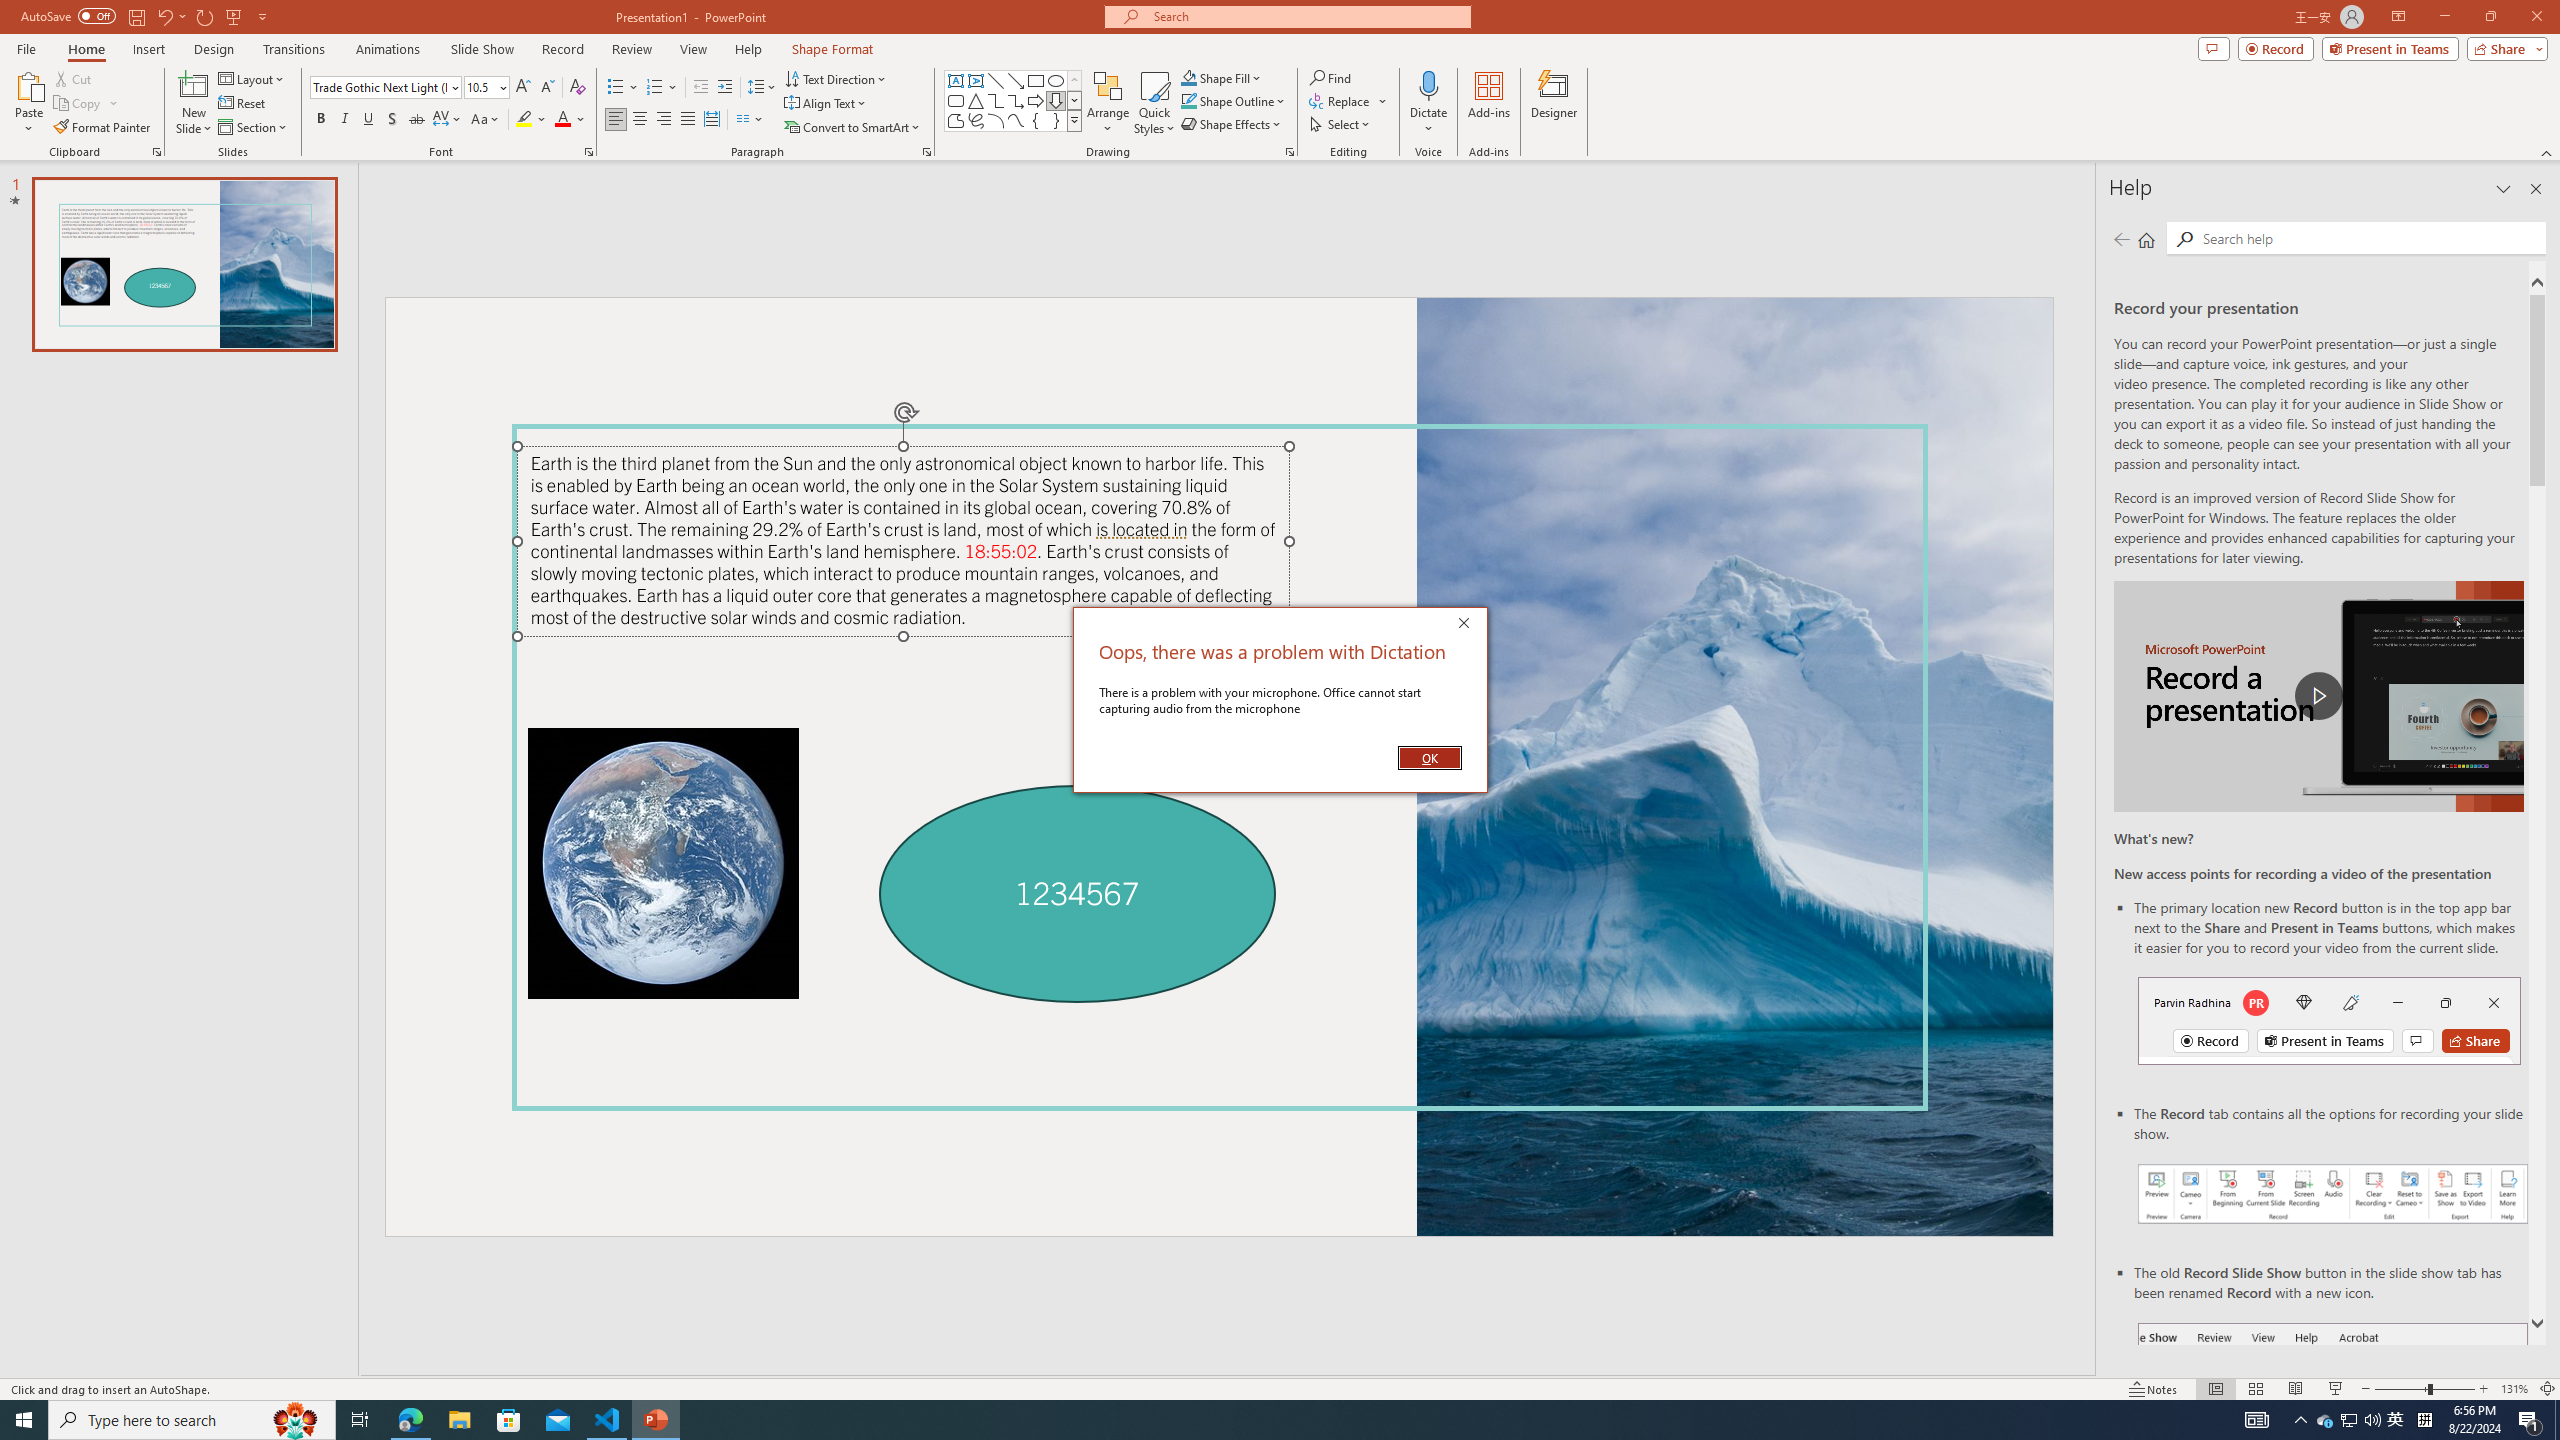 This screenshot has height=1440, width=2560. Describe the element at coordinates (2153, 1389) in the screenshot. I see `'Notes '` at that location.